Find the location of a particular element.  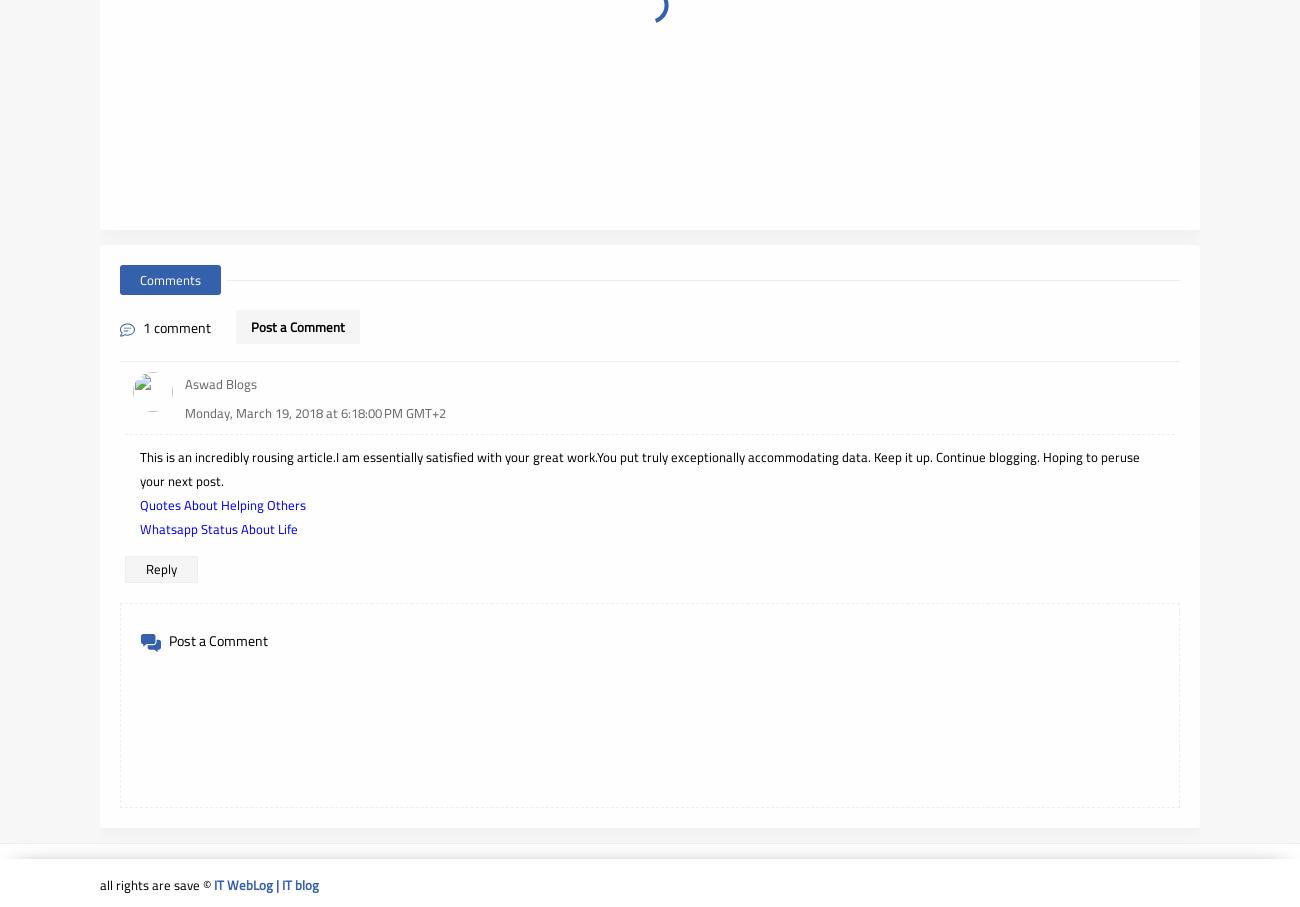

'This is an incredibly rousing article.I am essentially satisfied with your great work.You put truly exceptionally accommodating data. Keep it up. Continue blogging. Hoping to peruse your next post.' is located at coordinates (139, 469).